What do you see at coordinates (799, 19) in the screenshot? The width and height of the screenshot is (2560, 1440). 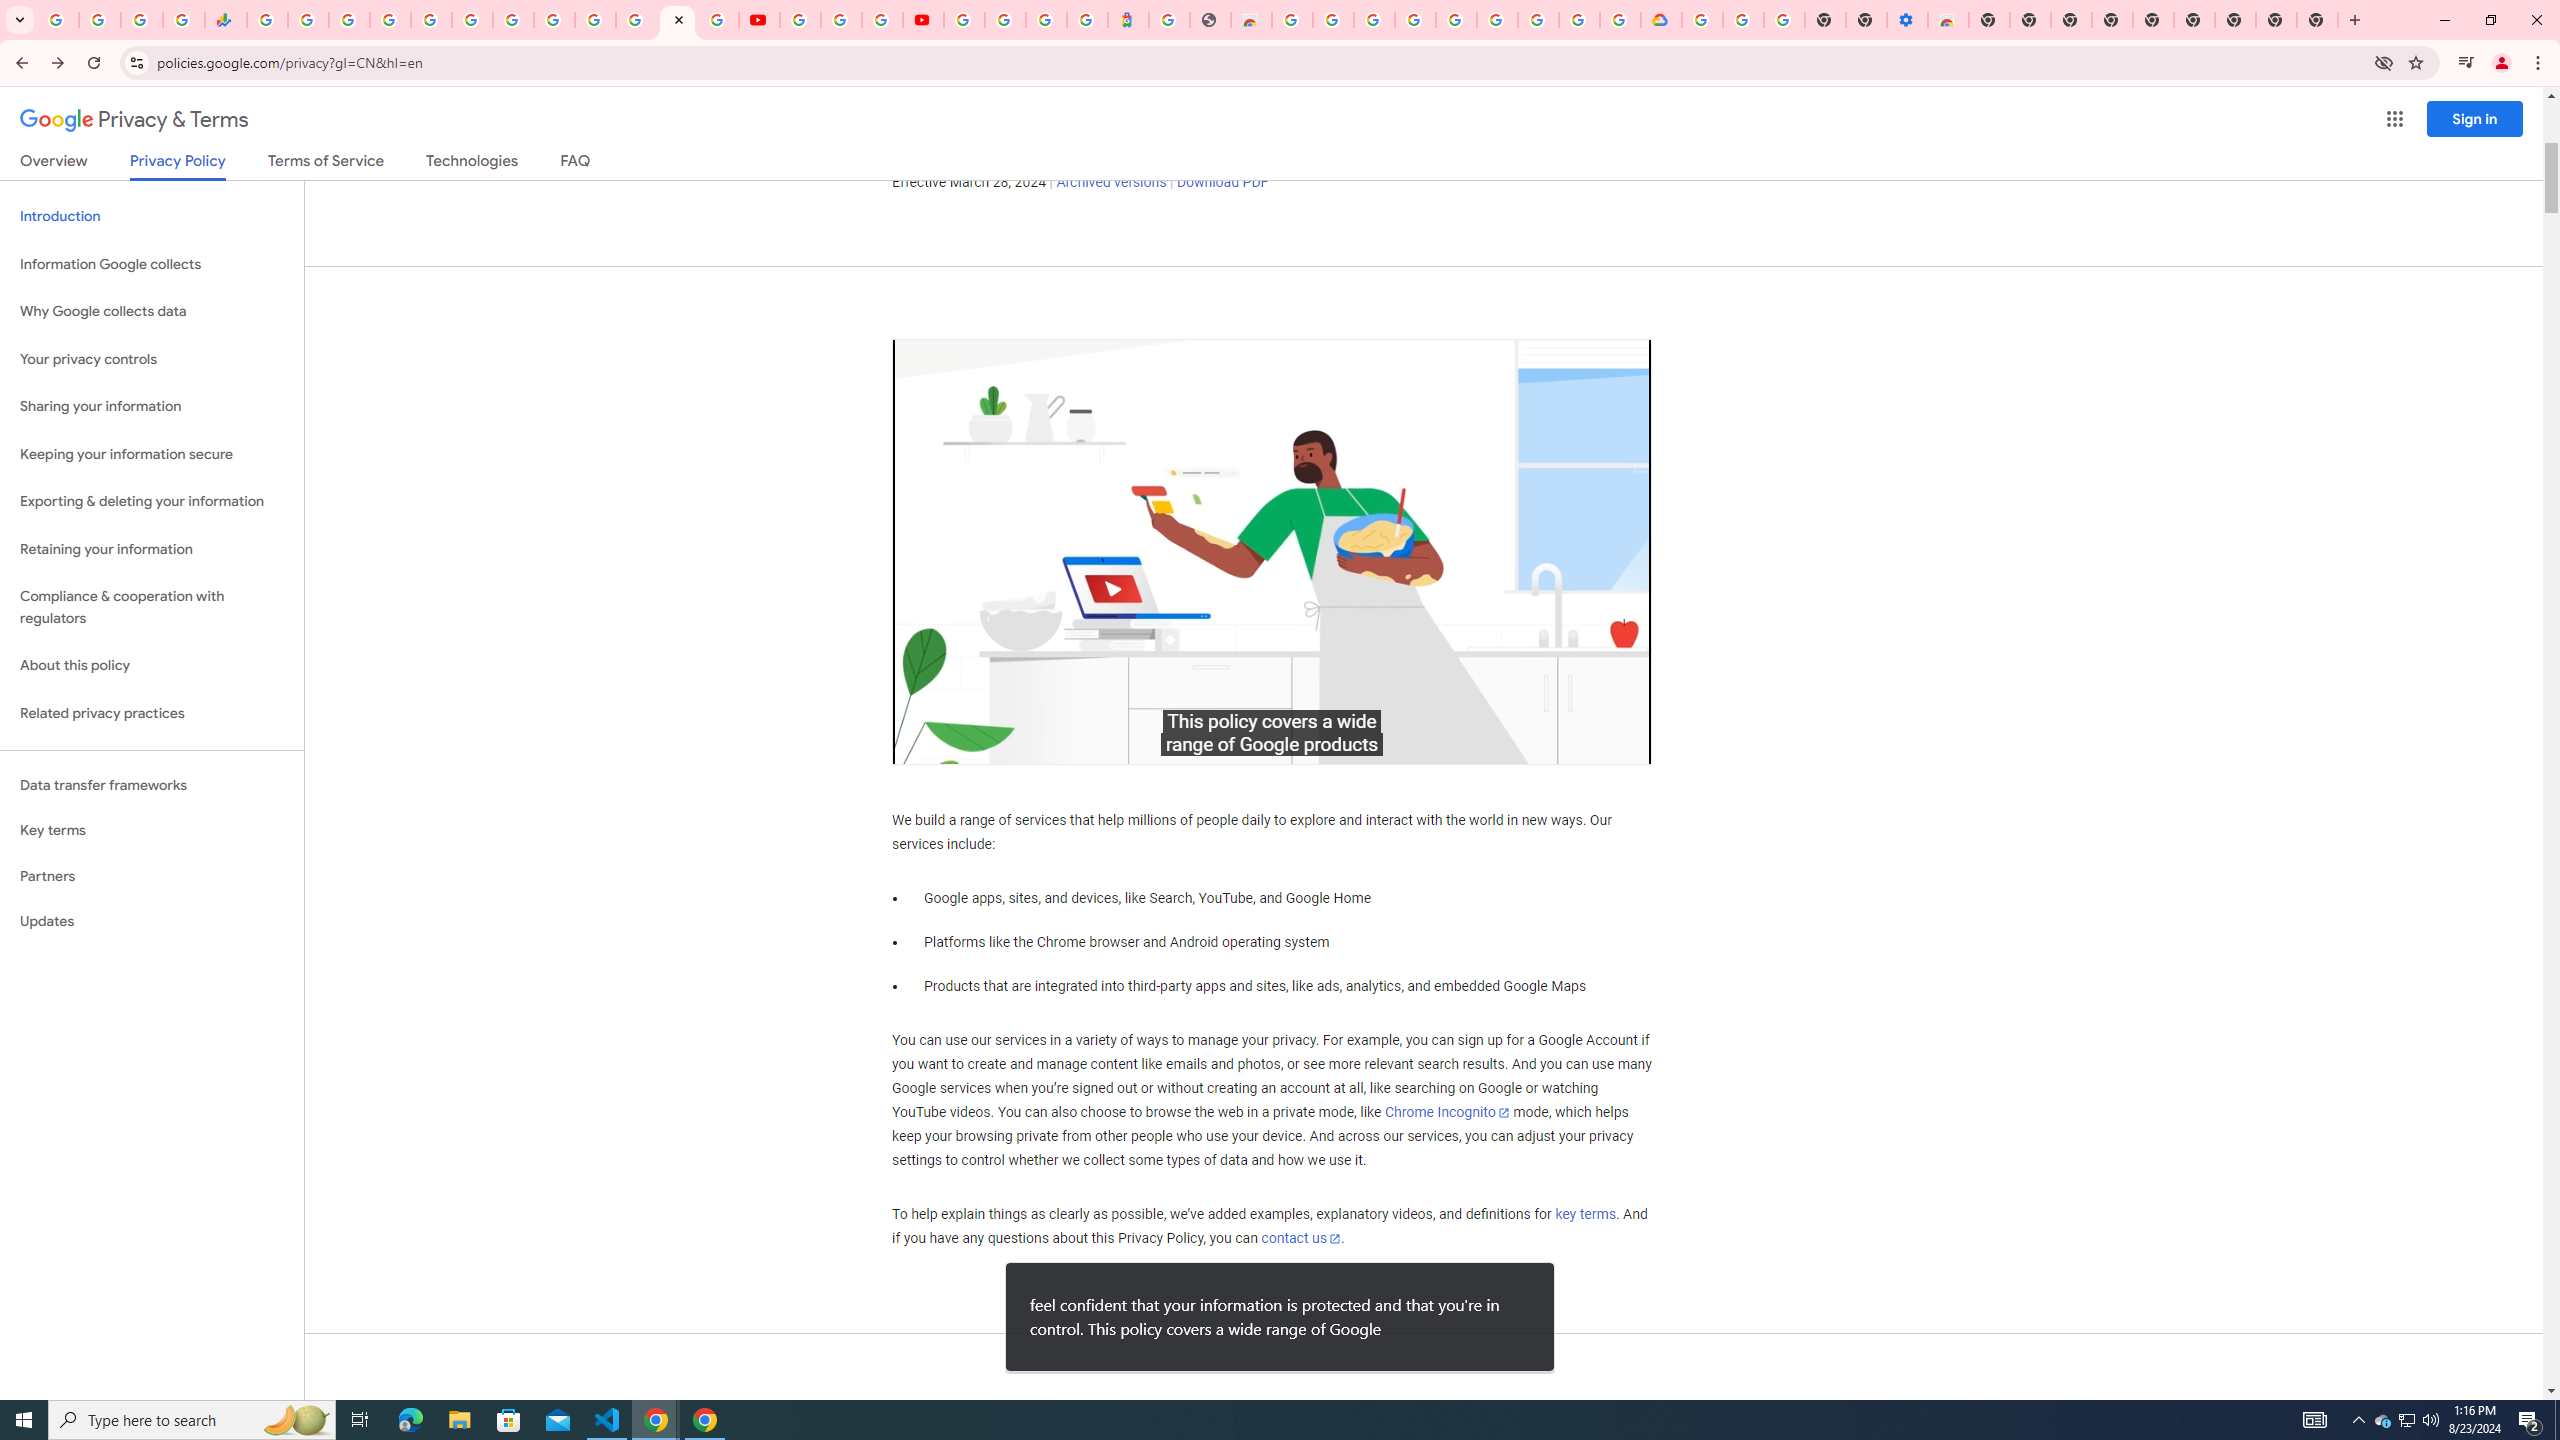 I see `'YouTube'` at bounding box center [799, 19].